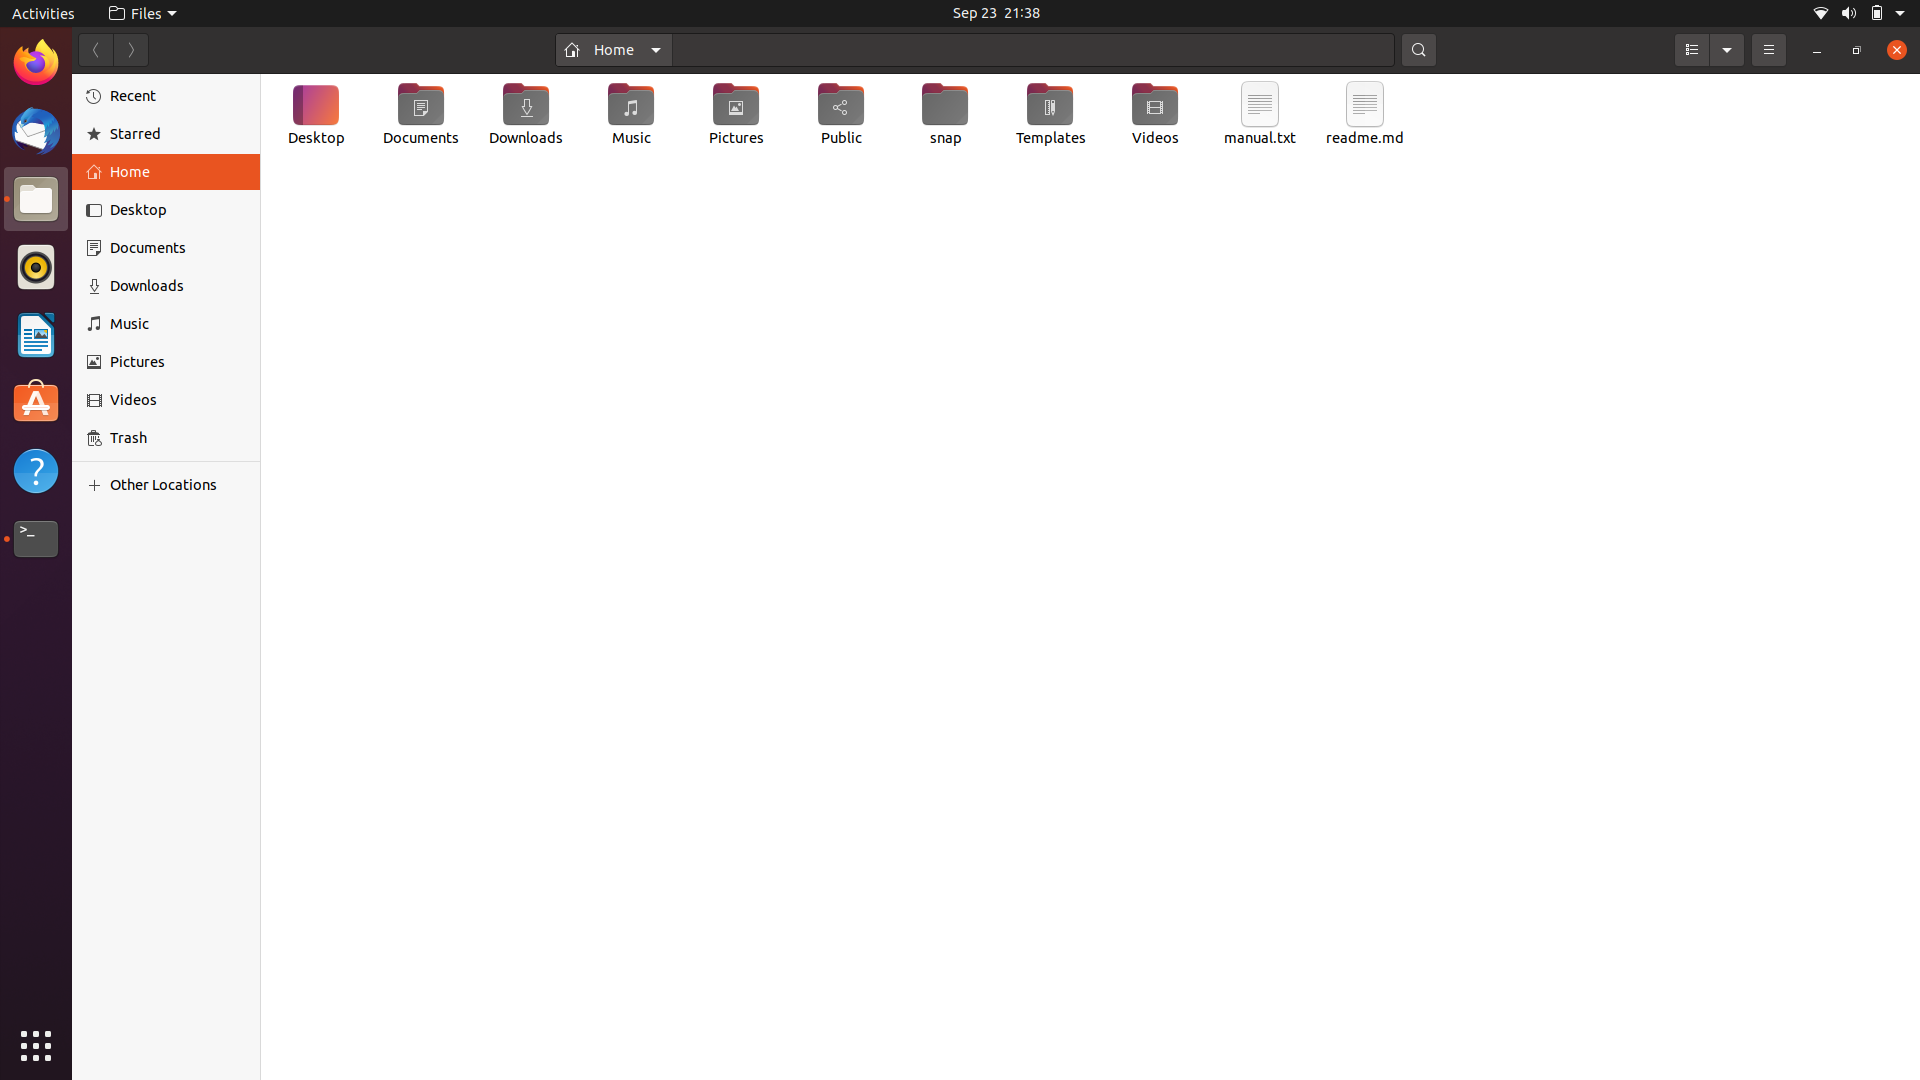 The width and height of the screenshot is (1920, 1080). Describe the element at coordinates (166, 94) in the screenshot. I see `the "Recents" category by clicking on it` at that location.